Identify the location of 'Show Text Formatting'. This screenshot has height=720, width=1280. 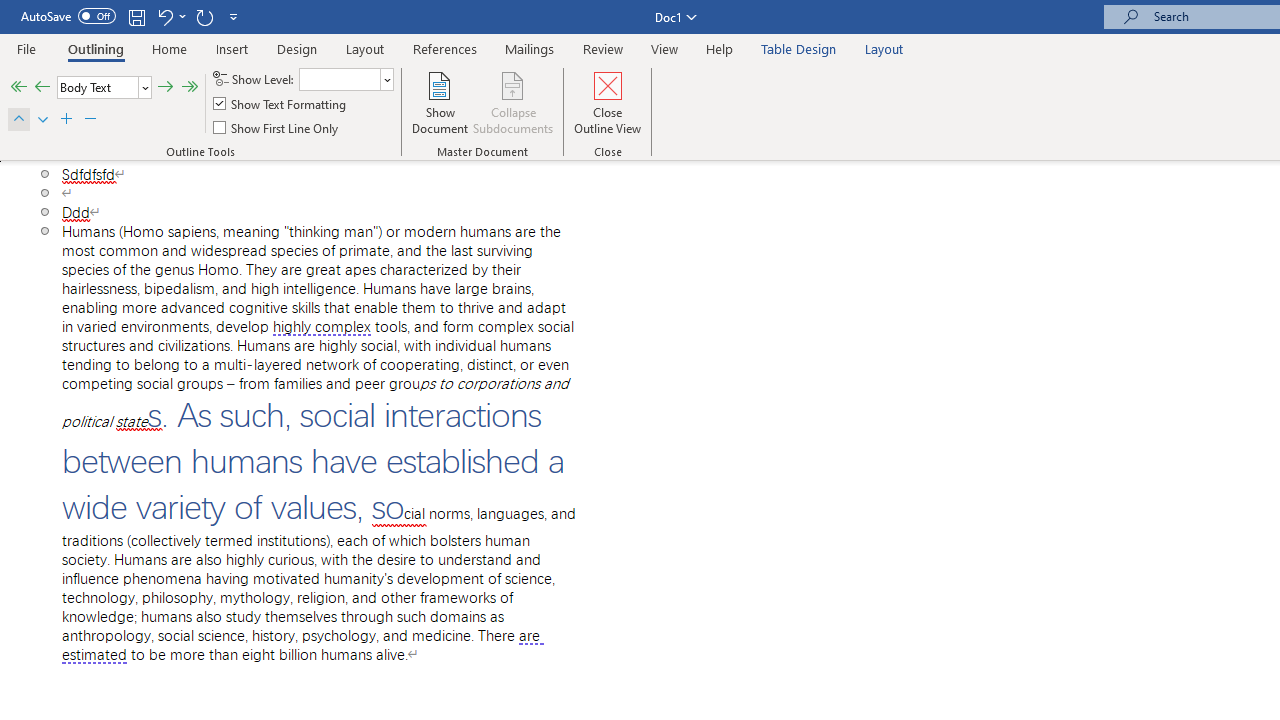
(280, 103).